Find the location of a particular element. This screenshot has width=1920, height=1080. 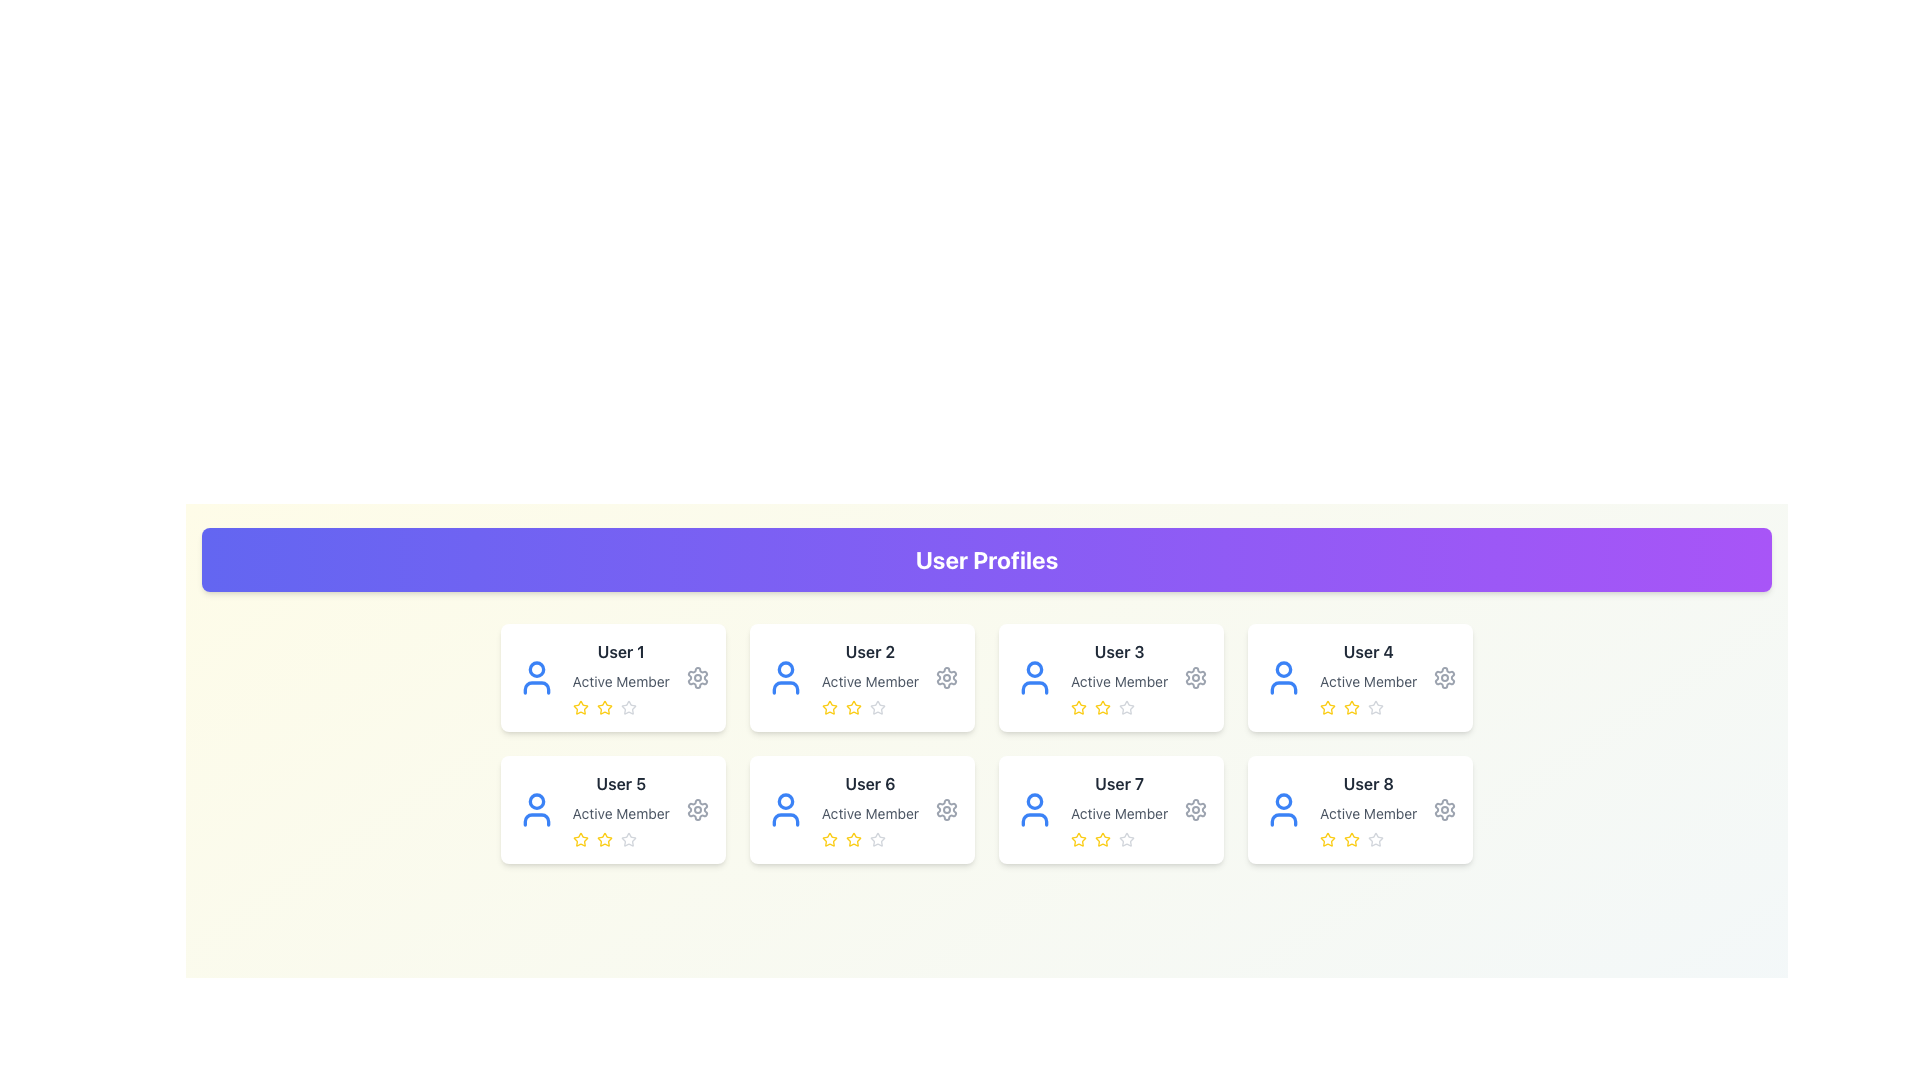

the settings icon located within the user profile card for 'User 8' is located at coordinates (1445, 810).